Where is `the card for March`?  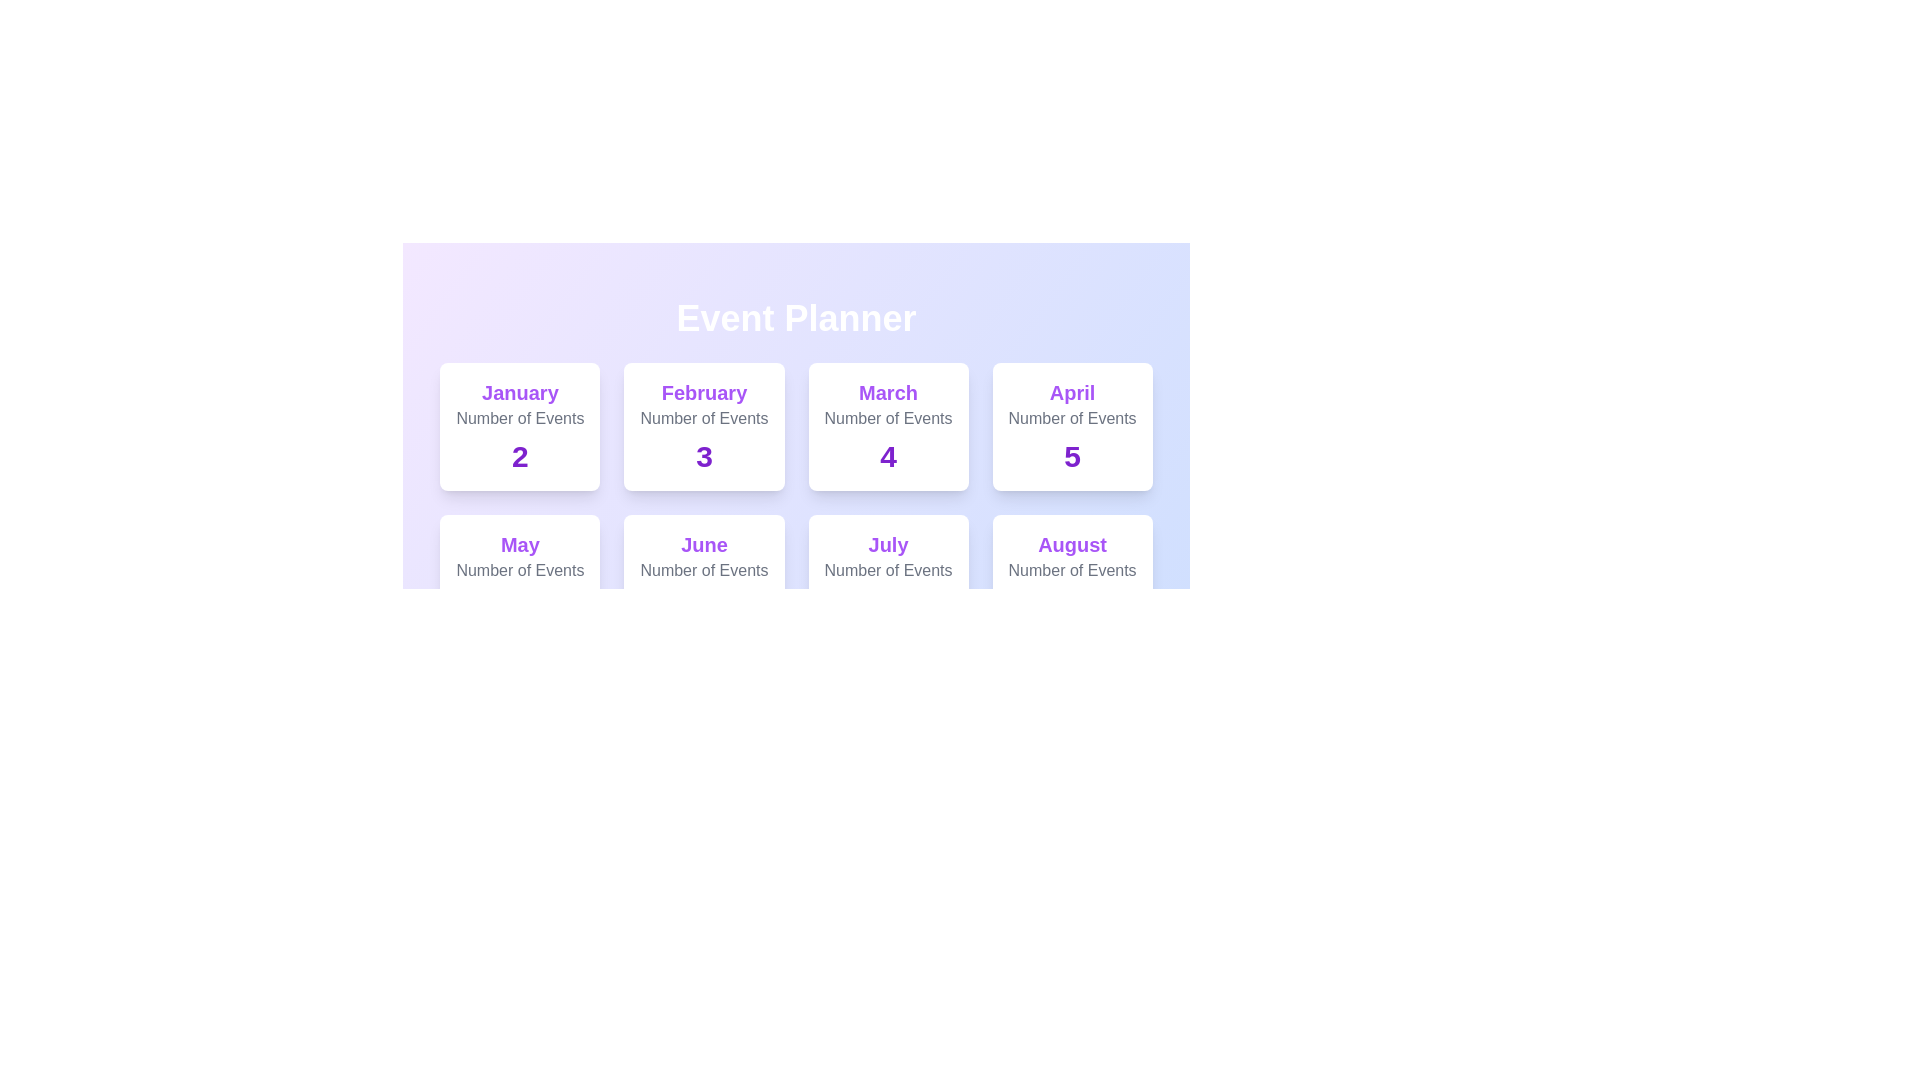 the card for March is located at coordinates (887, 426).